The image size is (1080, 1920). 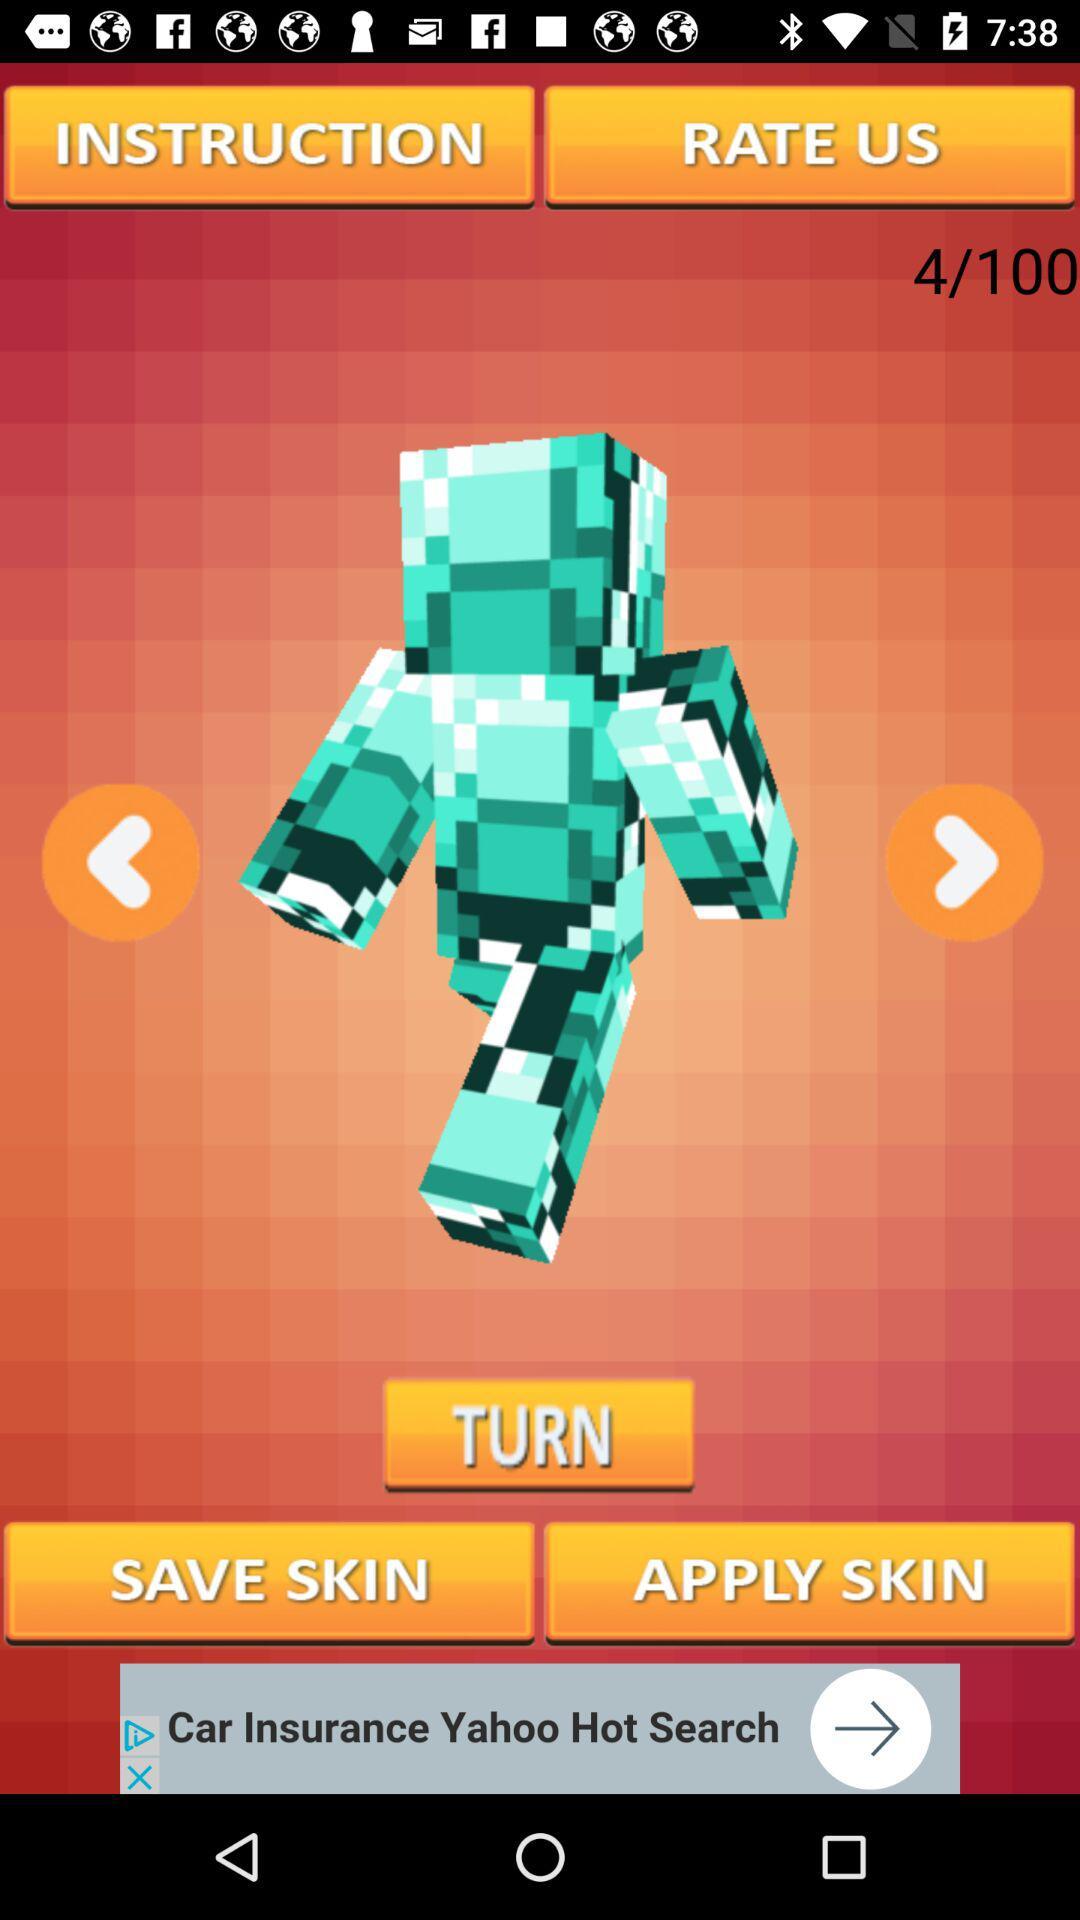 What do you see at coordinates (960, 862) in the screenshot?
I see `go forward` at bounding box center [960, 862].